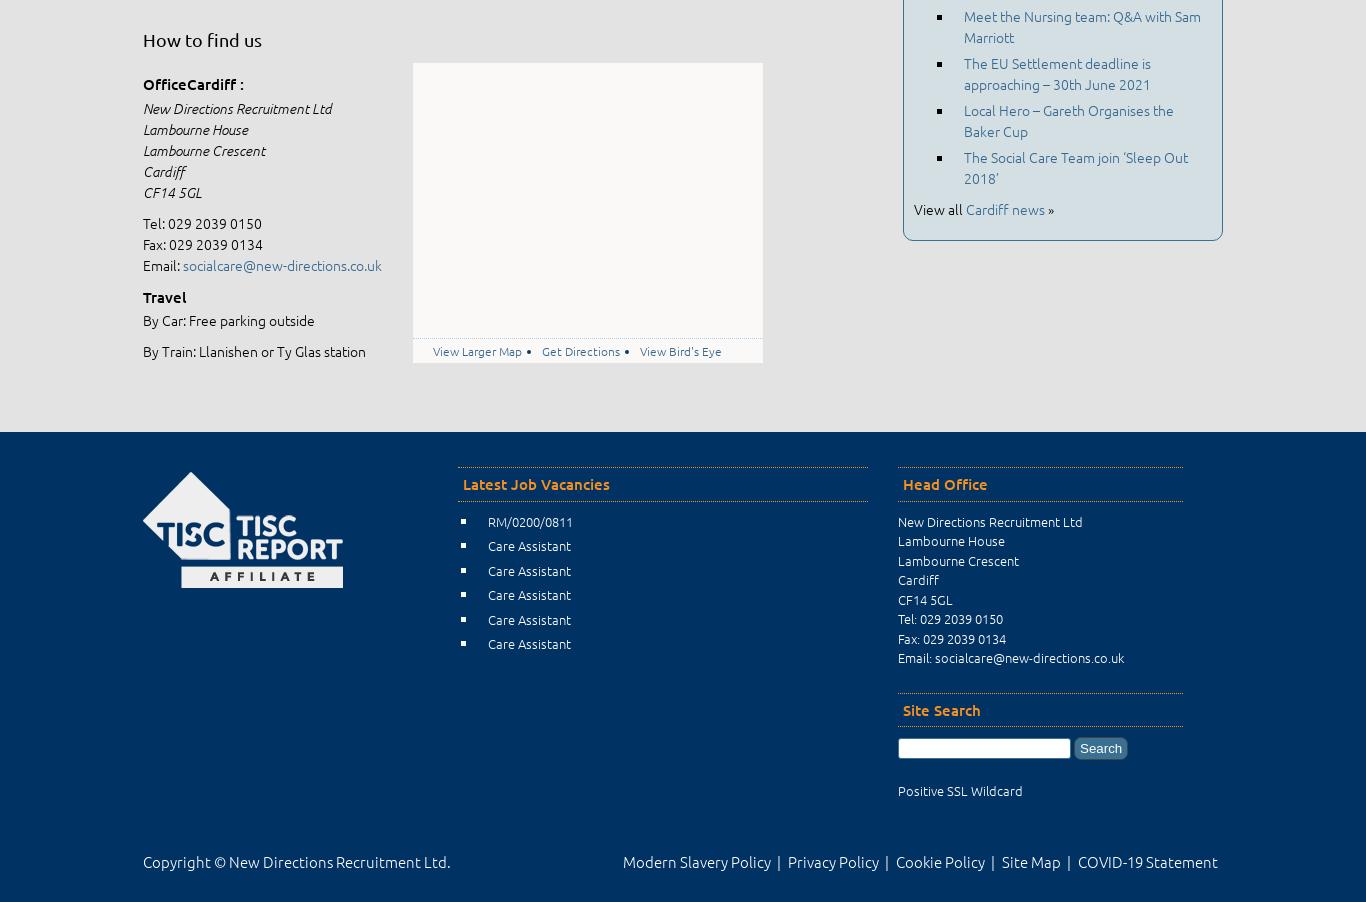 Image resolution: width=1366 pixels, height=902 pixels. I want to click on 'Latest Job Vacancies', so click(536, 483).